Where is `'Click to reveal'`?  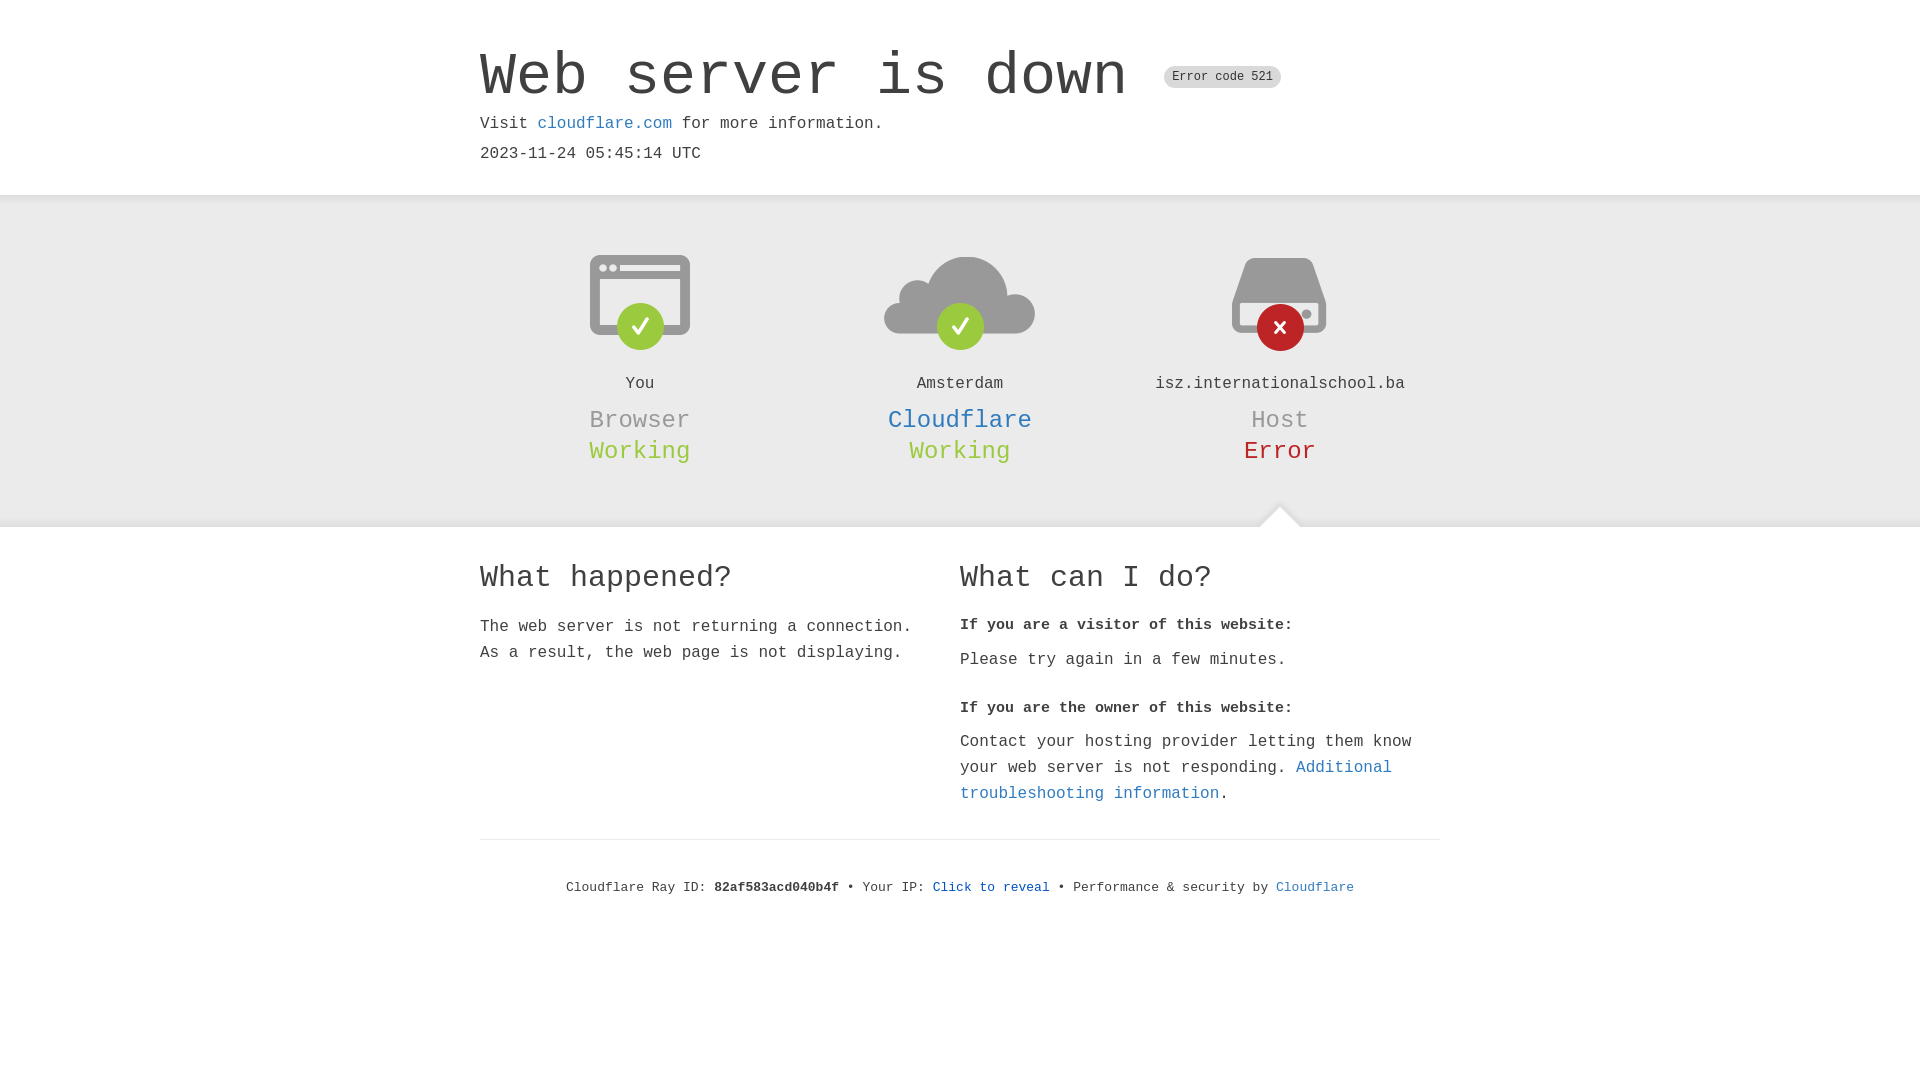
'Click to reveal' is located at coordinates (991, 886).